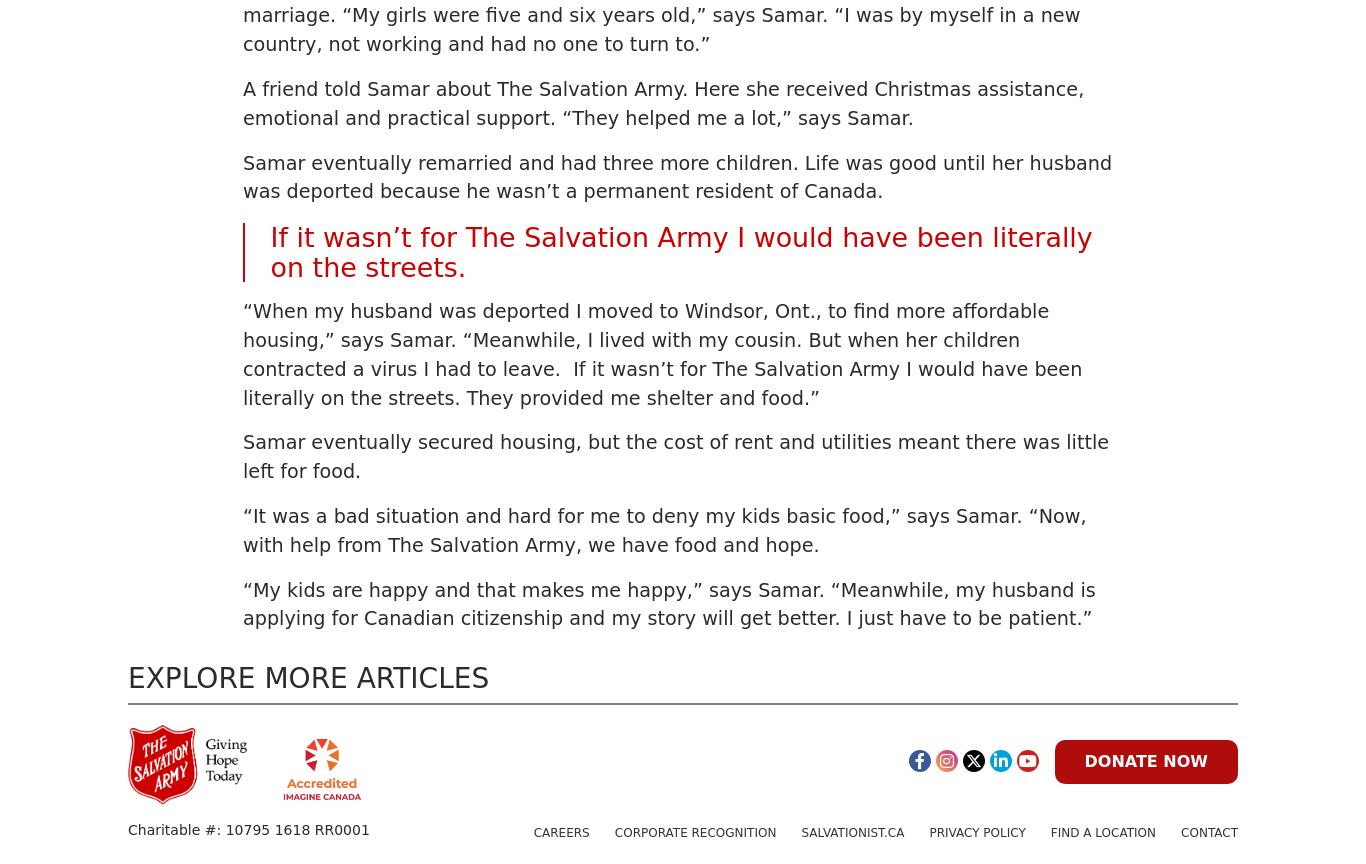  Describe the element at coordinates (679, 252) in the screenshot. I see `'If it wasn’t for The Salvation Army I would have been literally on the streets.'` at that location.